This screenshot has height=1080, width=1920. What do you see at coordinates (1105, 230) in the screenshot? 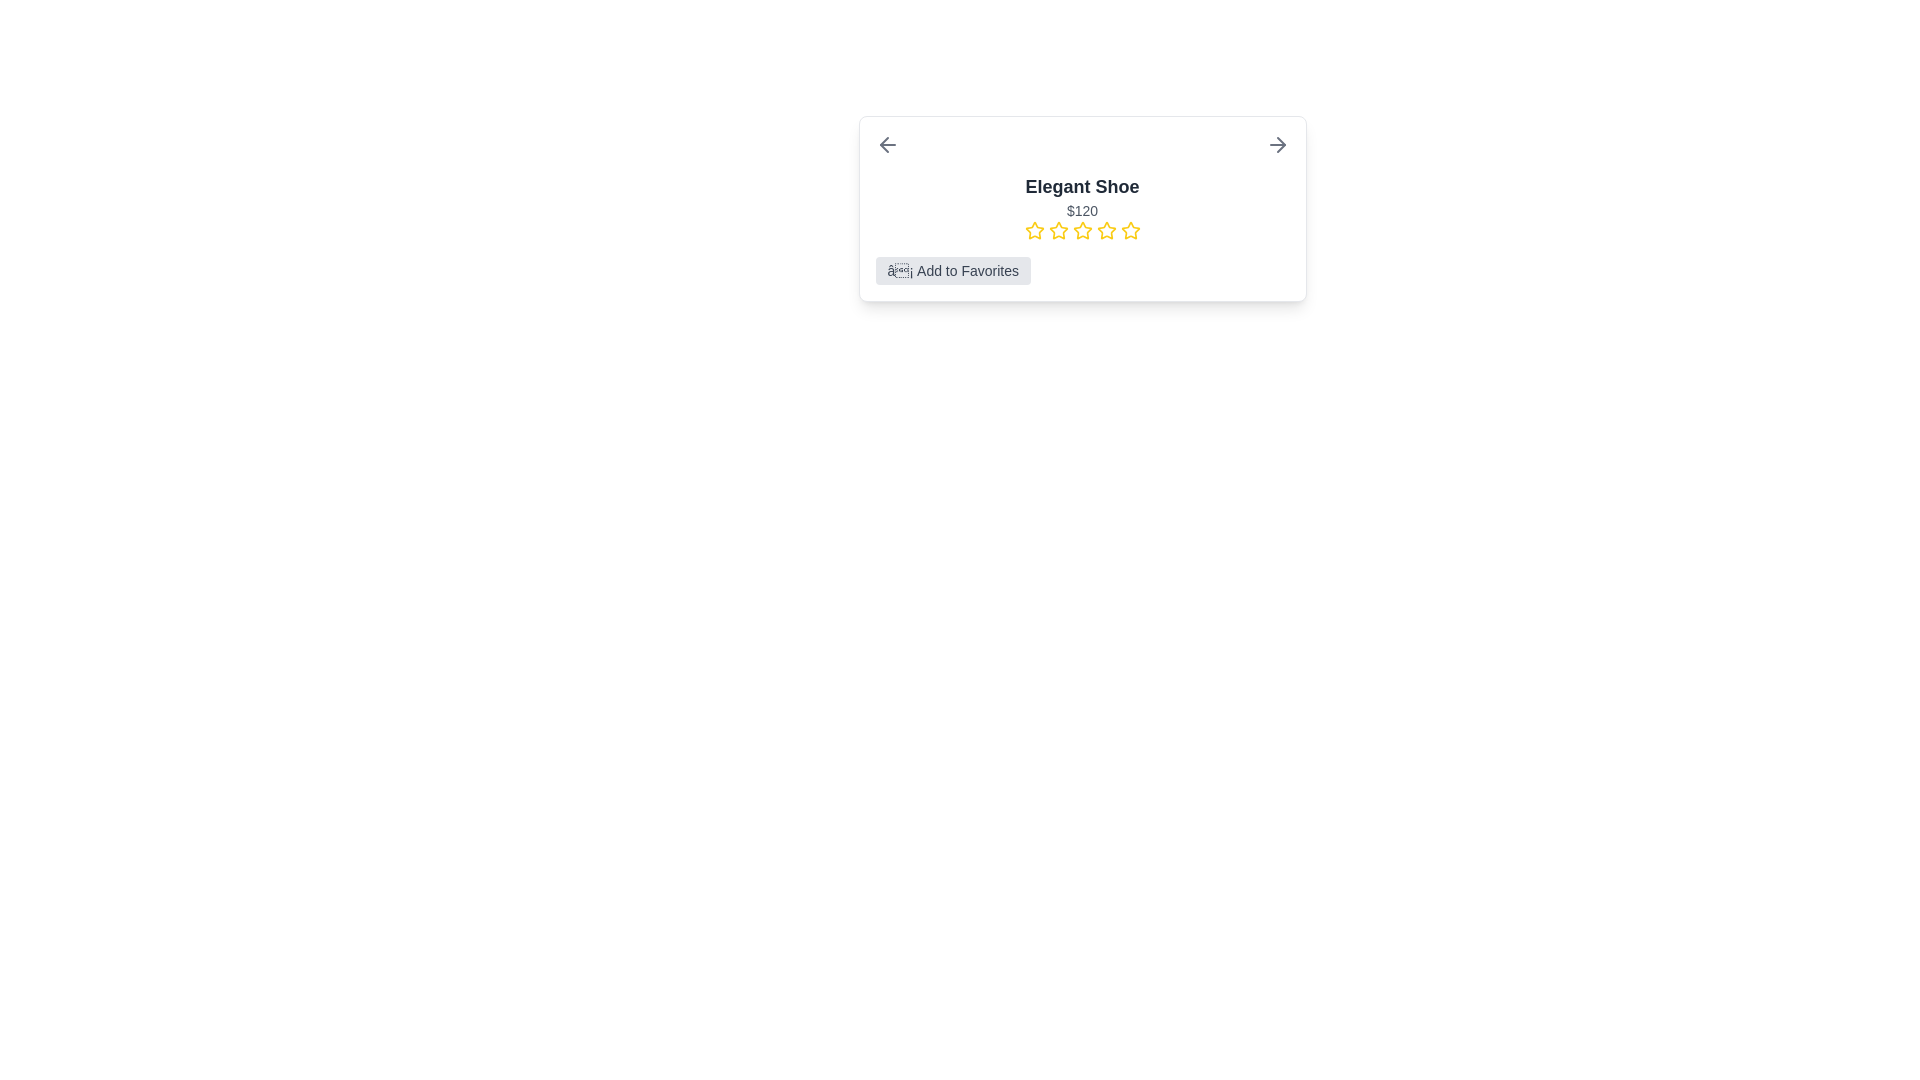
I see `the fifth yellow rating star icon with a hollow center, positioned below the title 'Elegant Shoe' and price '$120', and above the 'Add to Favorites' button` at bounding box center [1105, 230].